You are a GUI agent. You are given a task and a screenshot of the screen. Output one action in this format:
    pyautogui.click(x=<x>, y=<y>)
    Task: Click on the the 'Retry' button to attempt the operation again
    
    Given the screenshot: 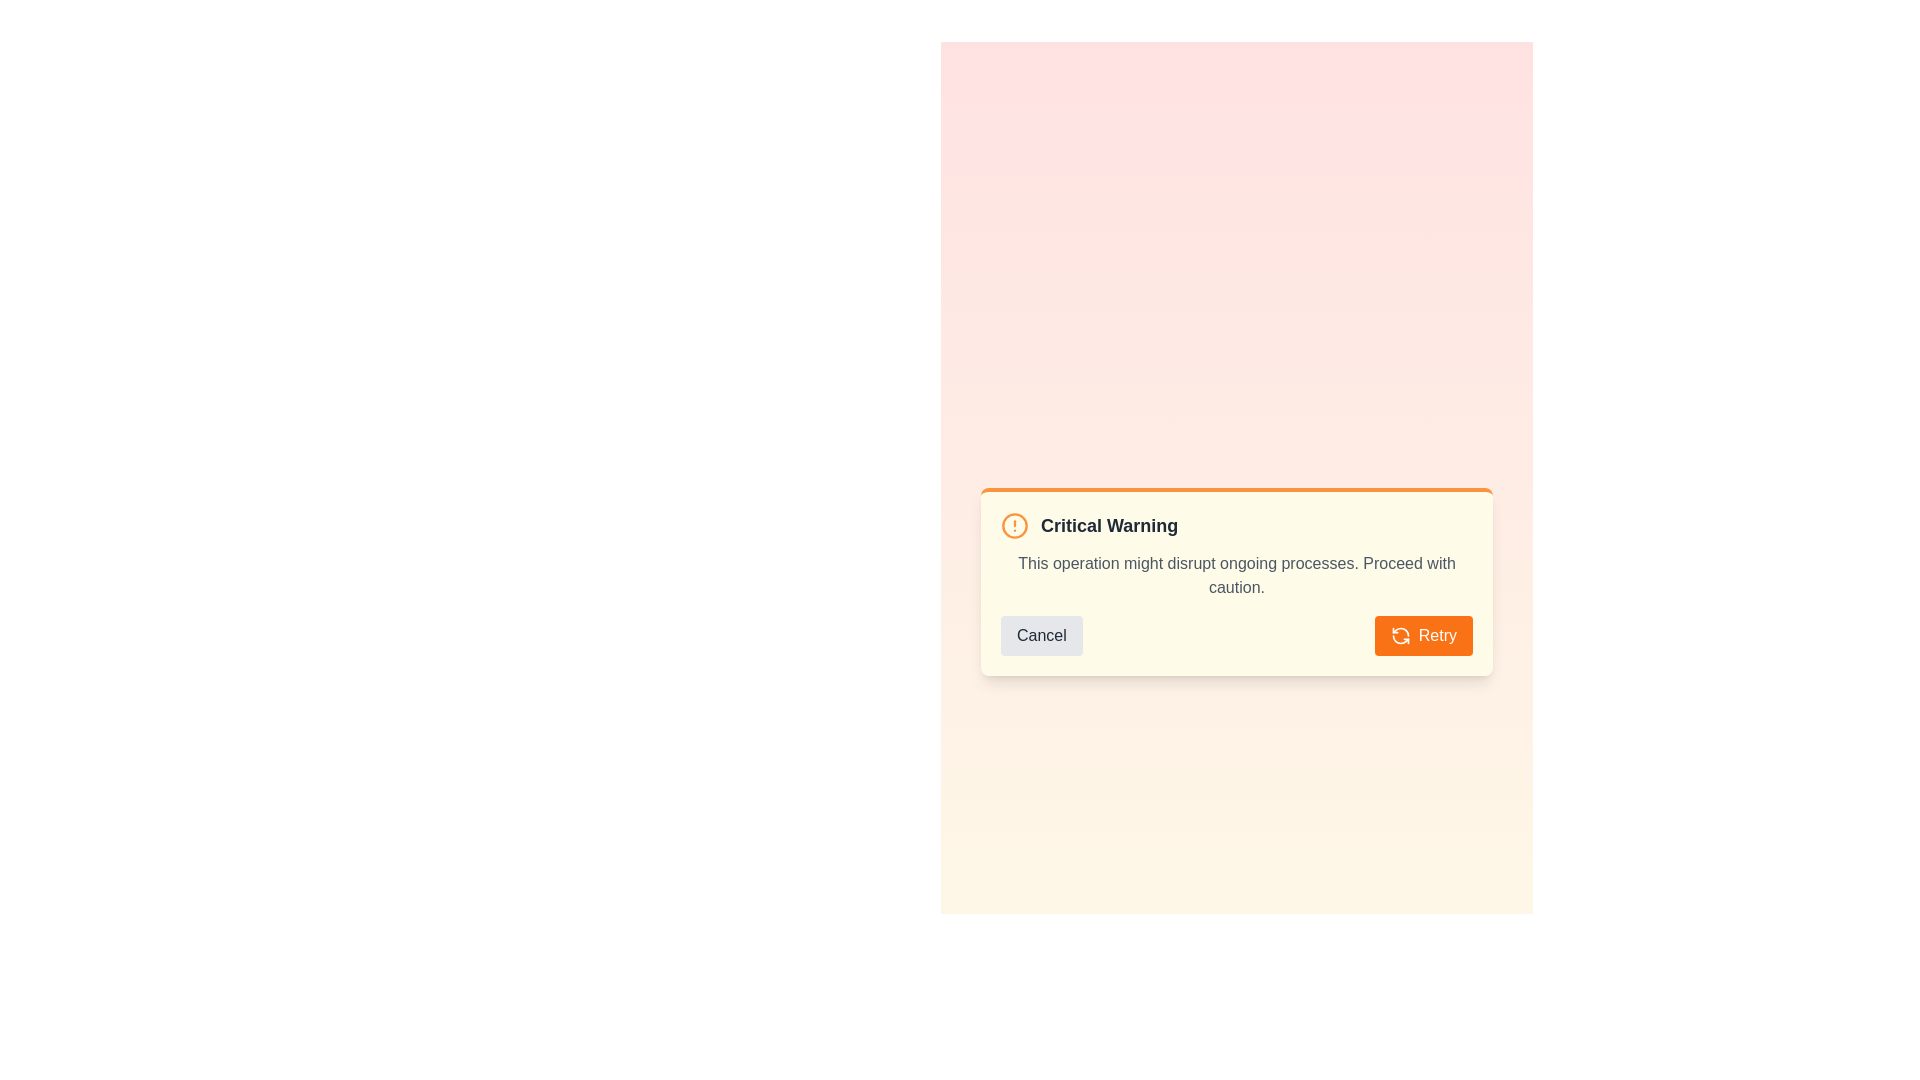 What is the action you would take?
    pyautogui.click(x=1422, y=636)
    